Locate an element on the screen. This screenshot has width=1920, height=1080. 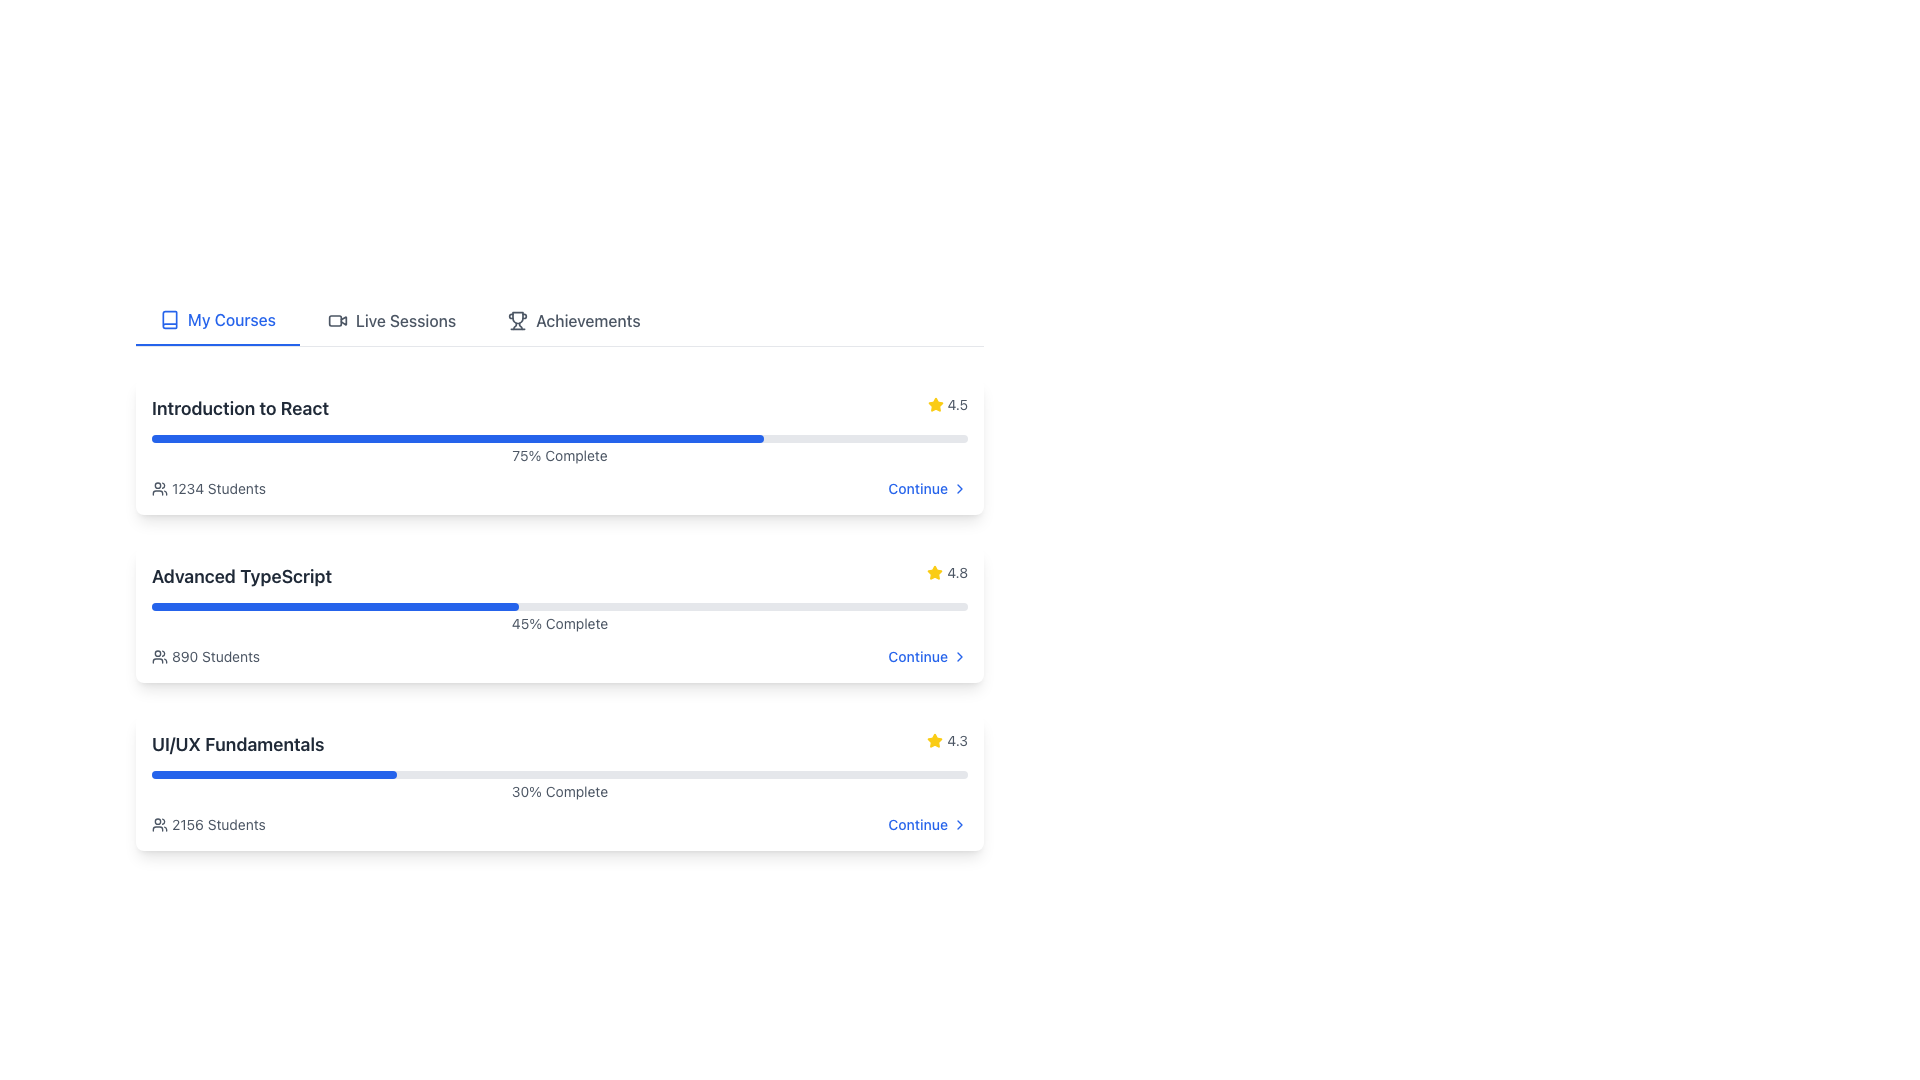
the navigational button located at the bottom-right of the 'Advanced TypeScript' section to proceed to the next step of the course is located at coordinates (926, 656).